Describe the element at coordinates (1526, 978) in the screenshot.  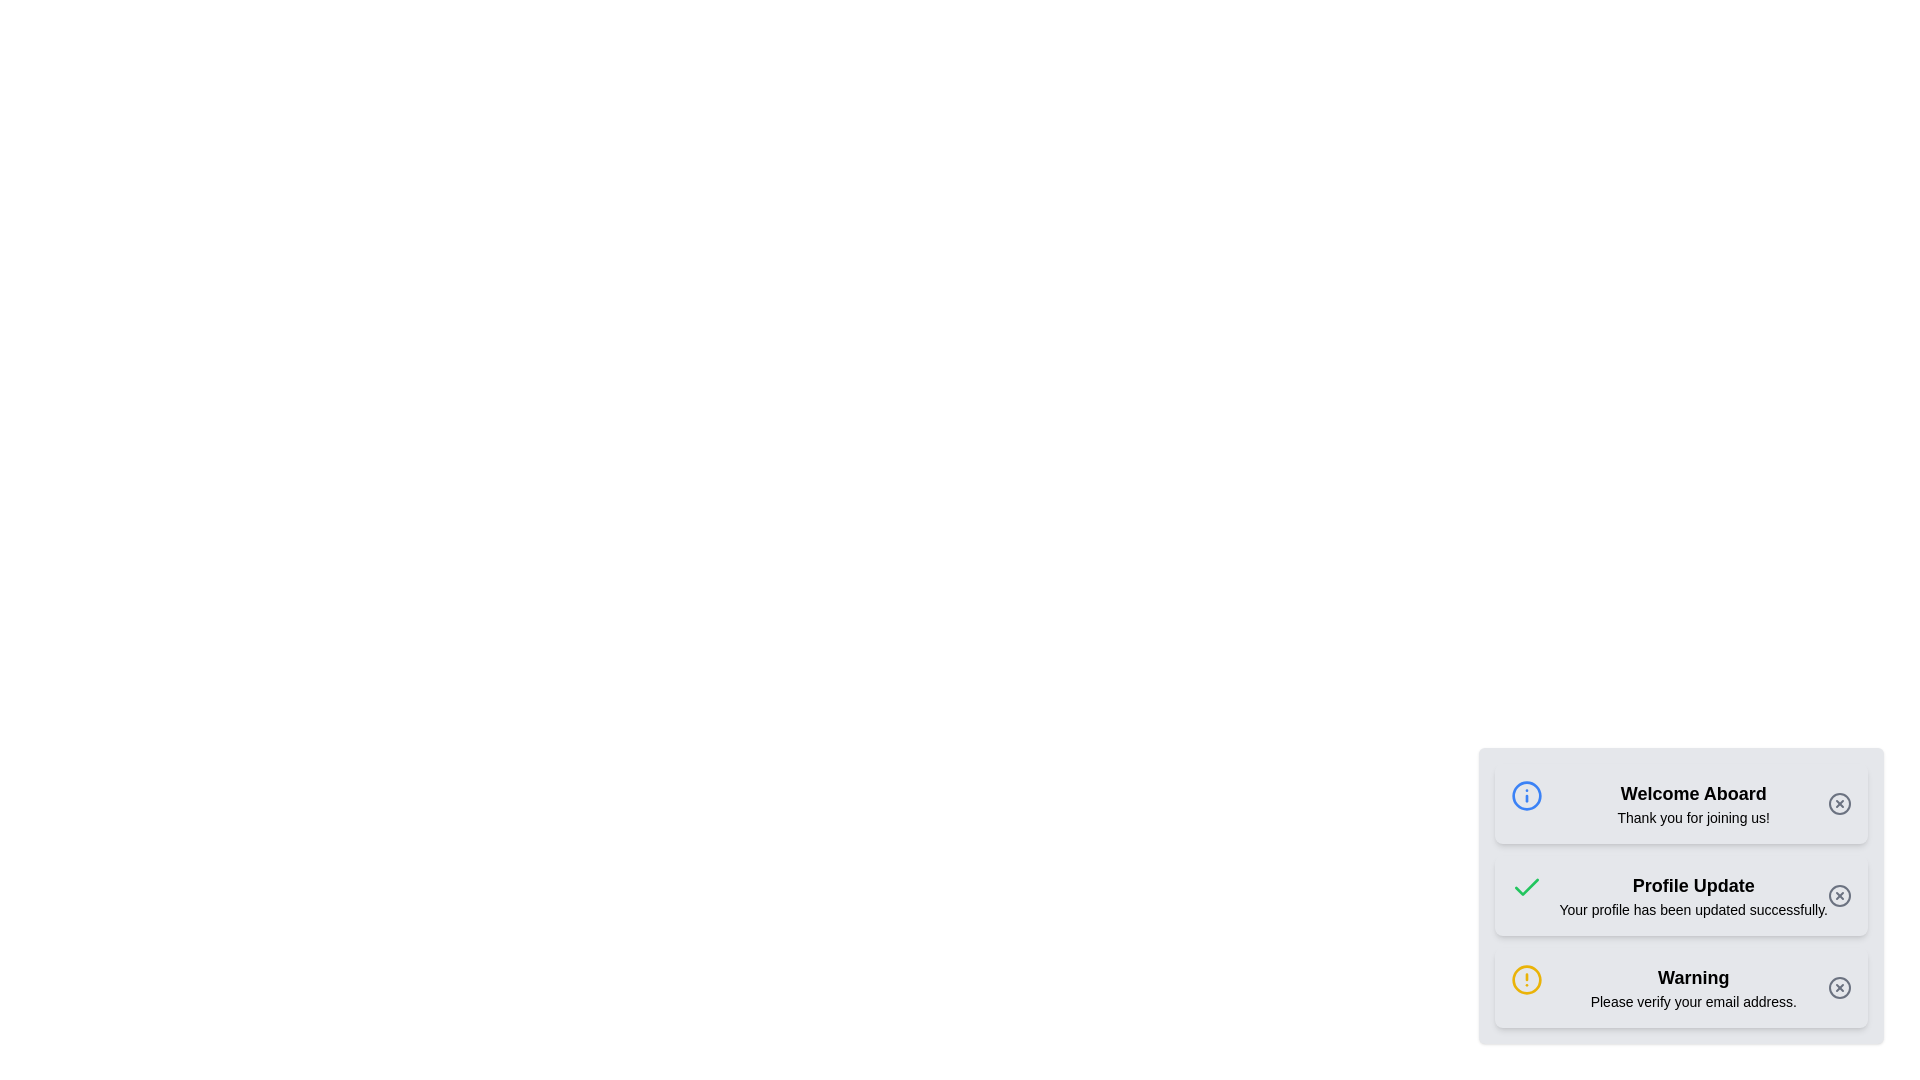
I see `the warning icon located at the leftmost part of the lower warning message in the notification panel, directly preceding the text 'Please verify your email address.'` at that location.